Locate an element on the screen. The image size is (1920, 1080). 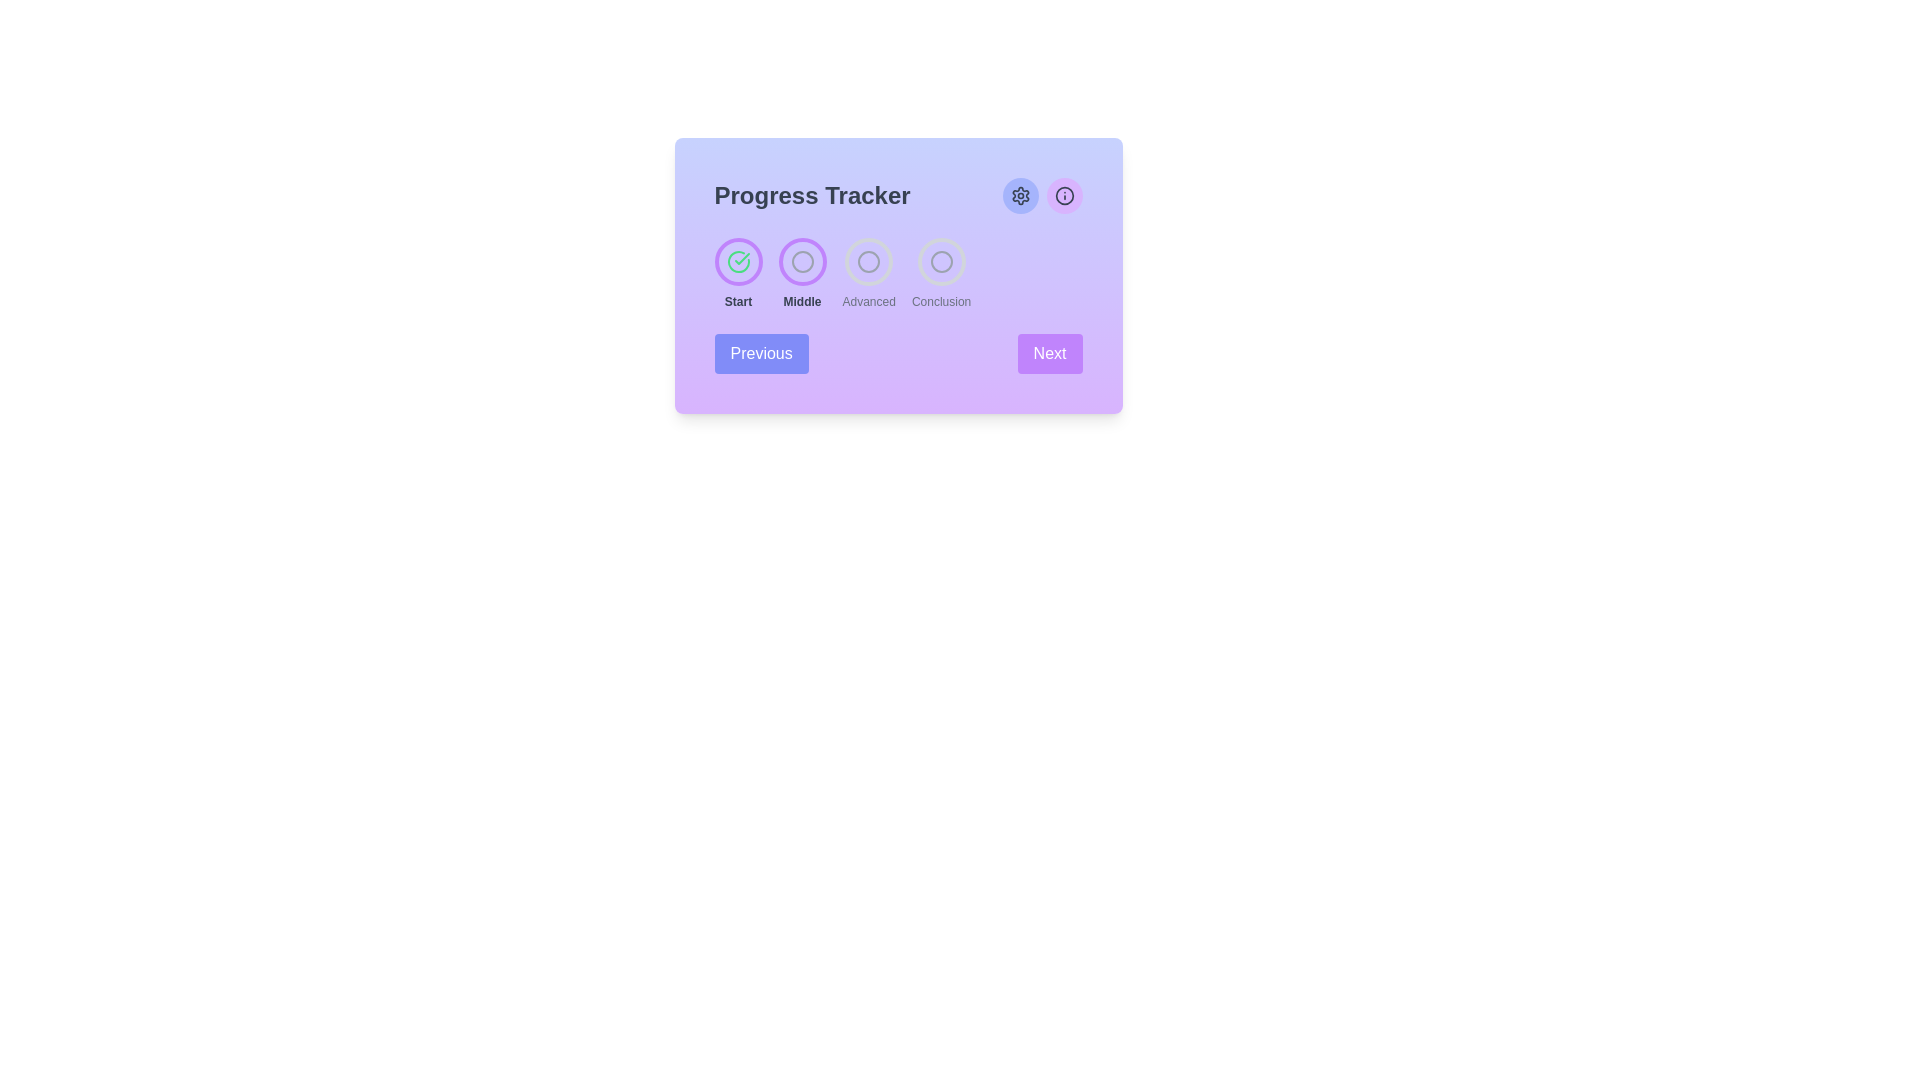
the progress status across different stages of the horizontal progress indicator located in the center of the 'Progress Tracker' widget is located at coordinates (897, 273).